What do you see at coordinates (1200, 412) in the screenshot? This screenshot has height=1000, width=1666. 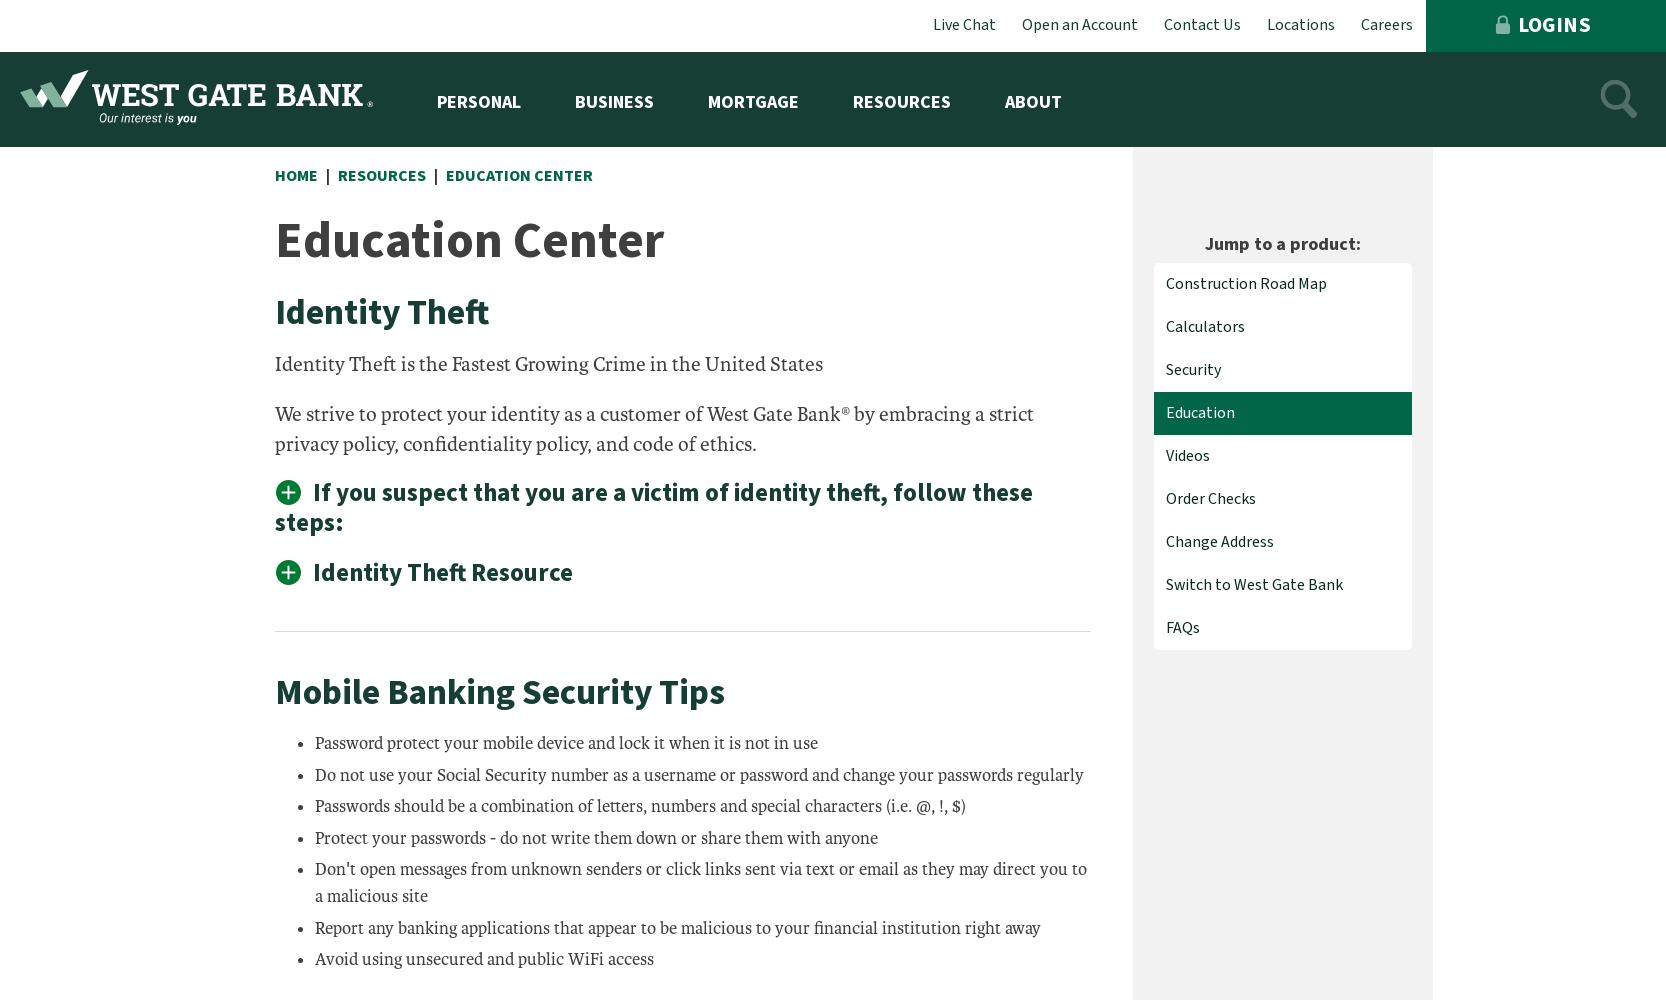 I see `'Education'` at bounding box center [1200, 412].